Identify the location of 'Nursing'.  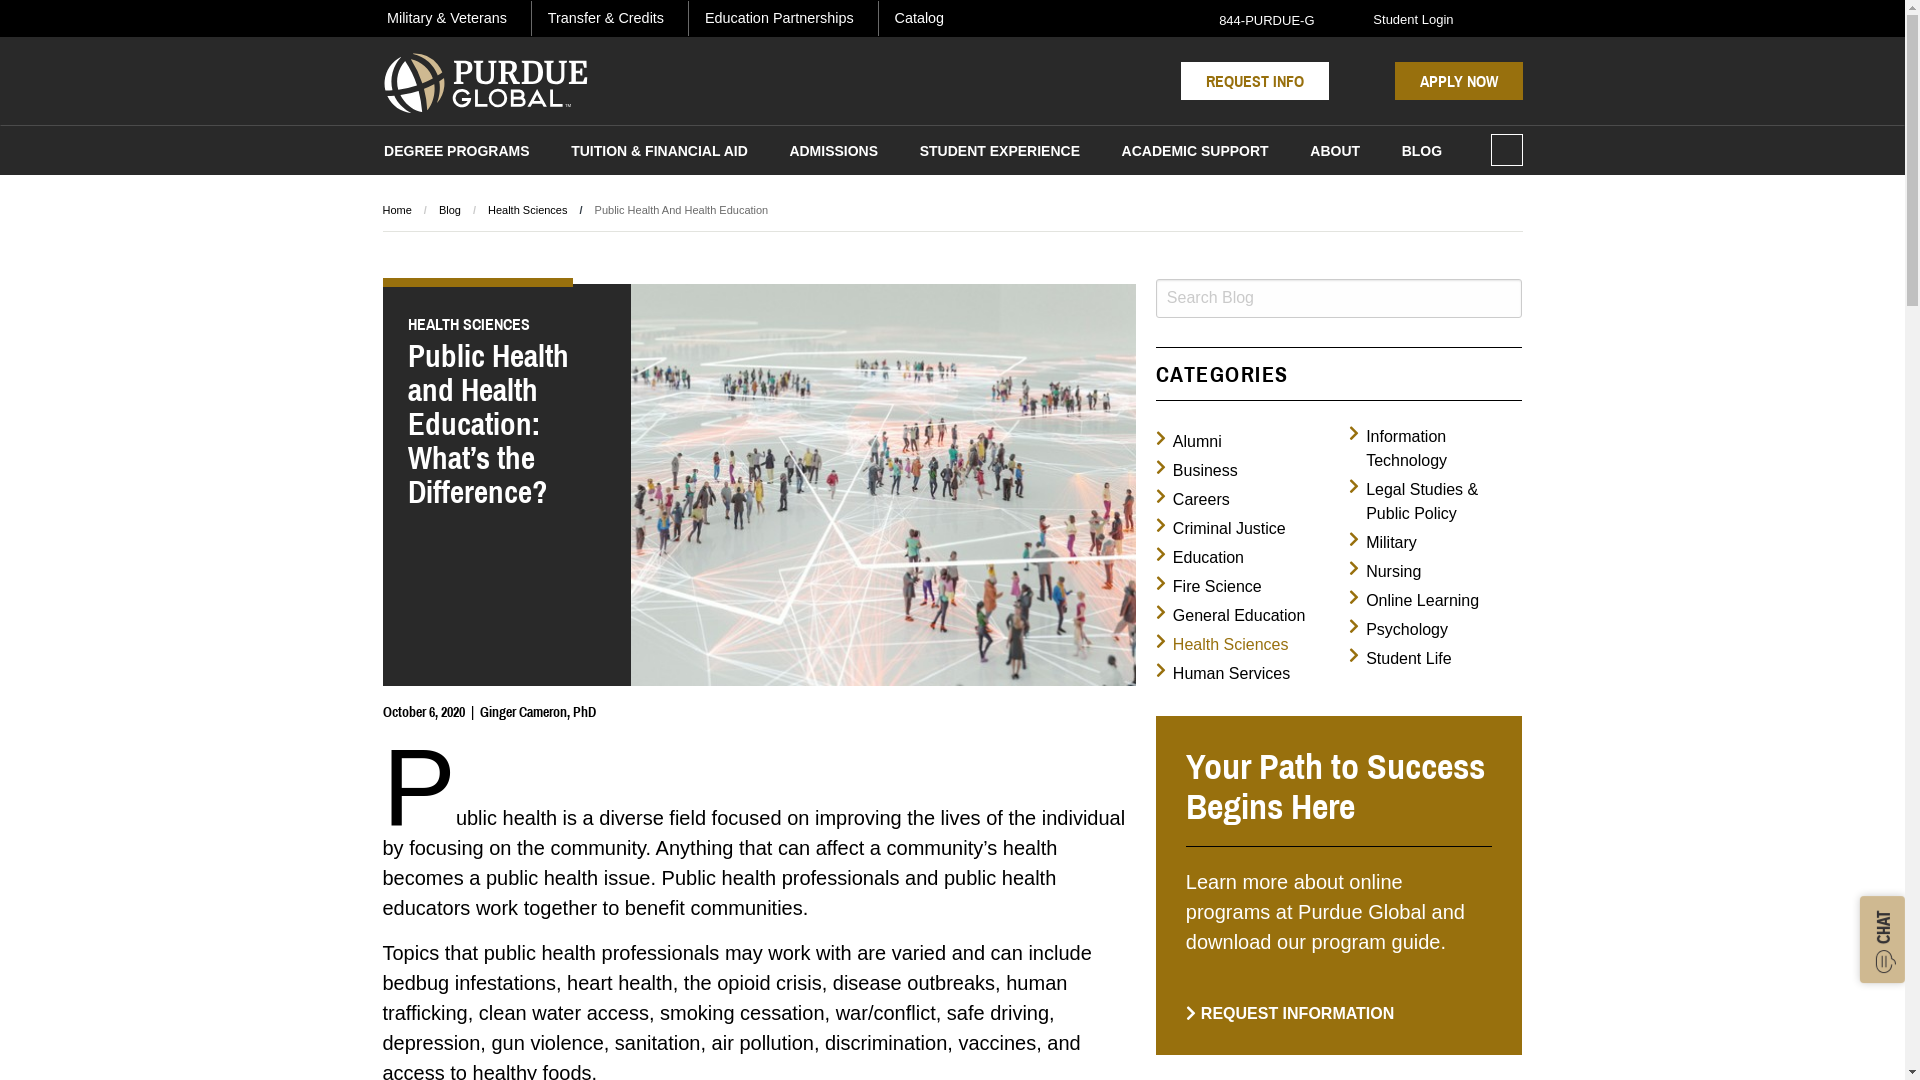
(1384, 571).